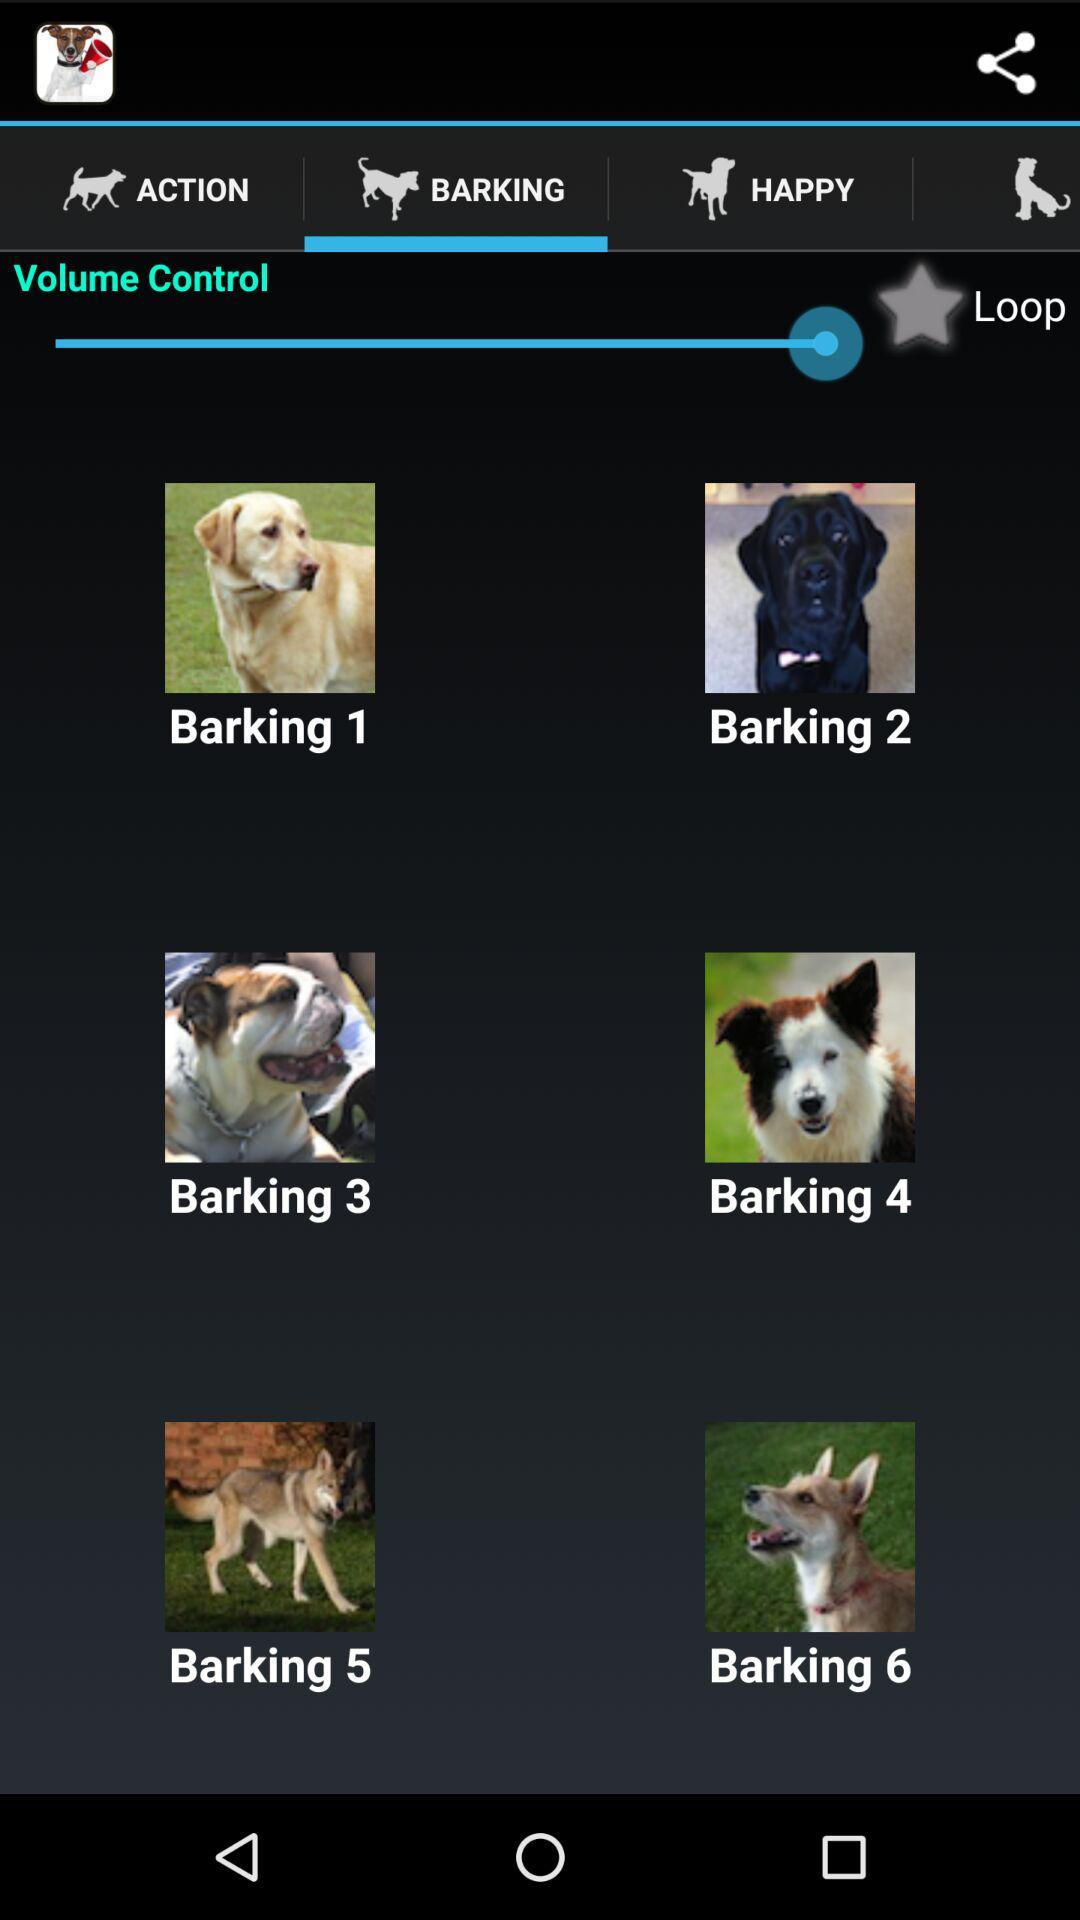 The height and width of the screenshot is (1920, 1080). Describe the element at coordinates (966, 303) in the screenshot. I see `loop` at that location.